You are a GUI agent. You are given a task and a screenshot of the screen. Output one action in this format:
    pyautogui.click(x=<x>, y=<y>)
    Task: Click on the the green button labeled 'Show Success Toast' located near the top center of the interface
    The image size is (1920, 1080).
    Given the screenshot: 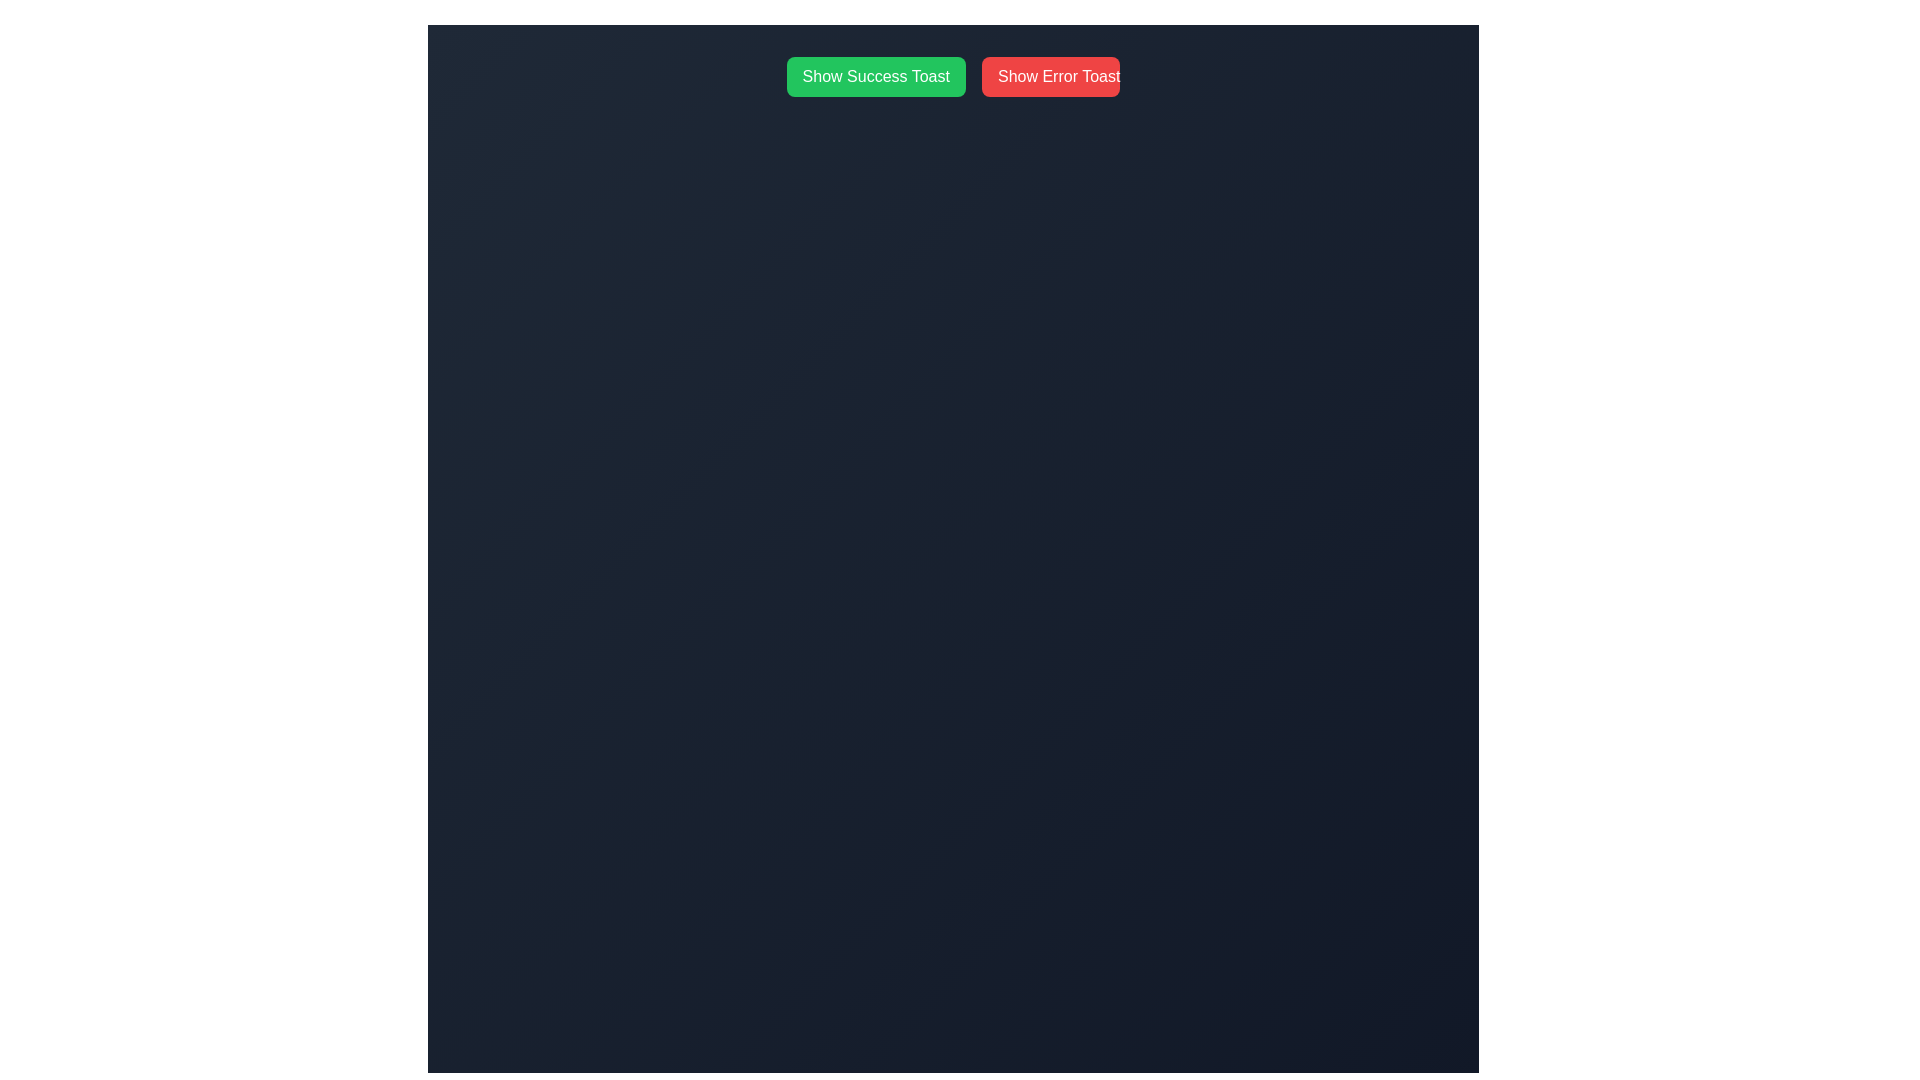 What is the action you would take?
    pyautogui.click(x=875, y=76)
    